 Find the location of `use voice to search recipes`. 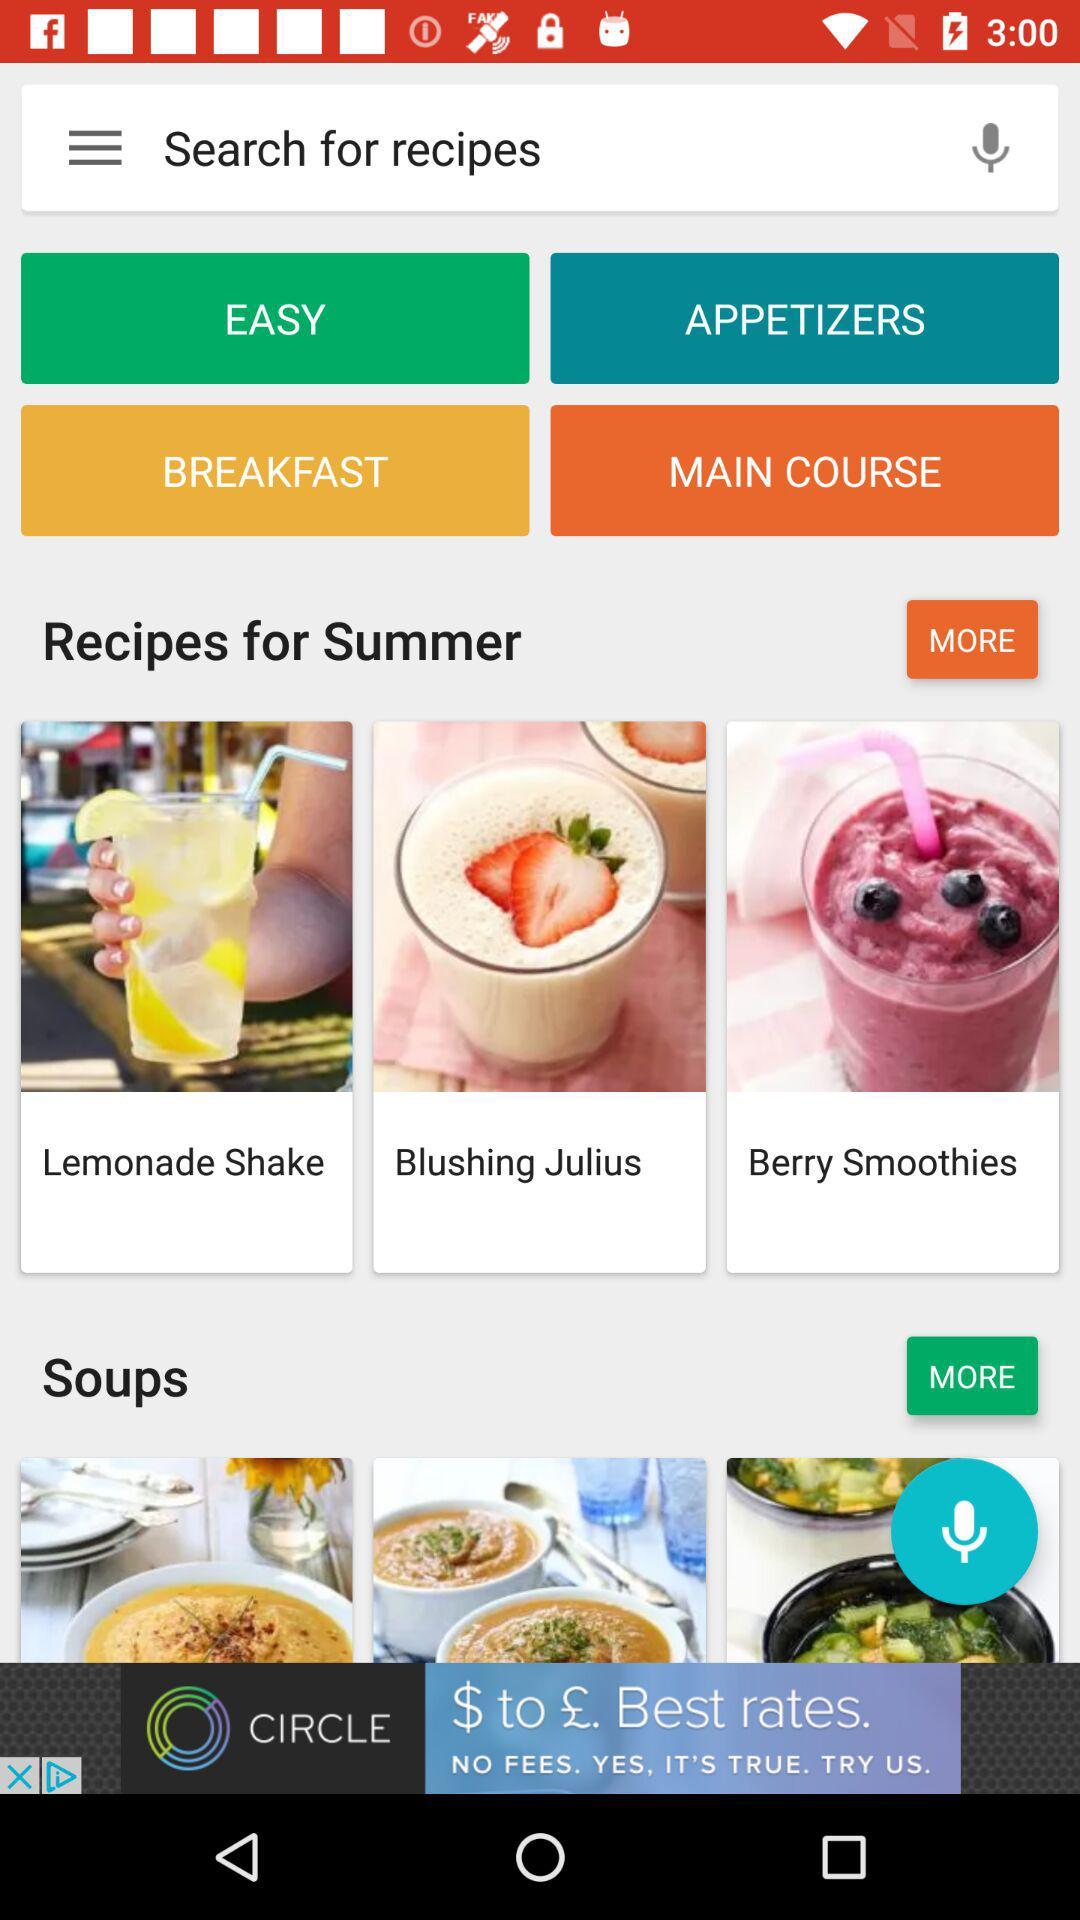

use voice to search recipes is located at coordinates (990, 146).